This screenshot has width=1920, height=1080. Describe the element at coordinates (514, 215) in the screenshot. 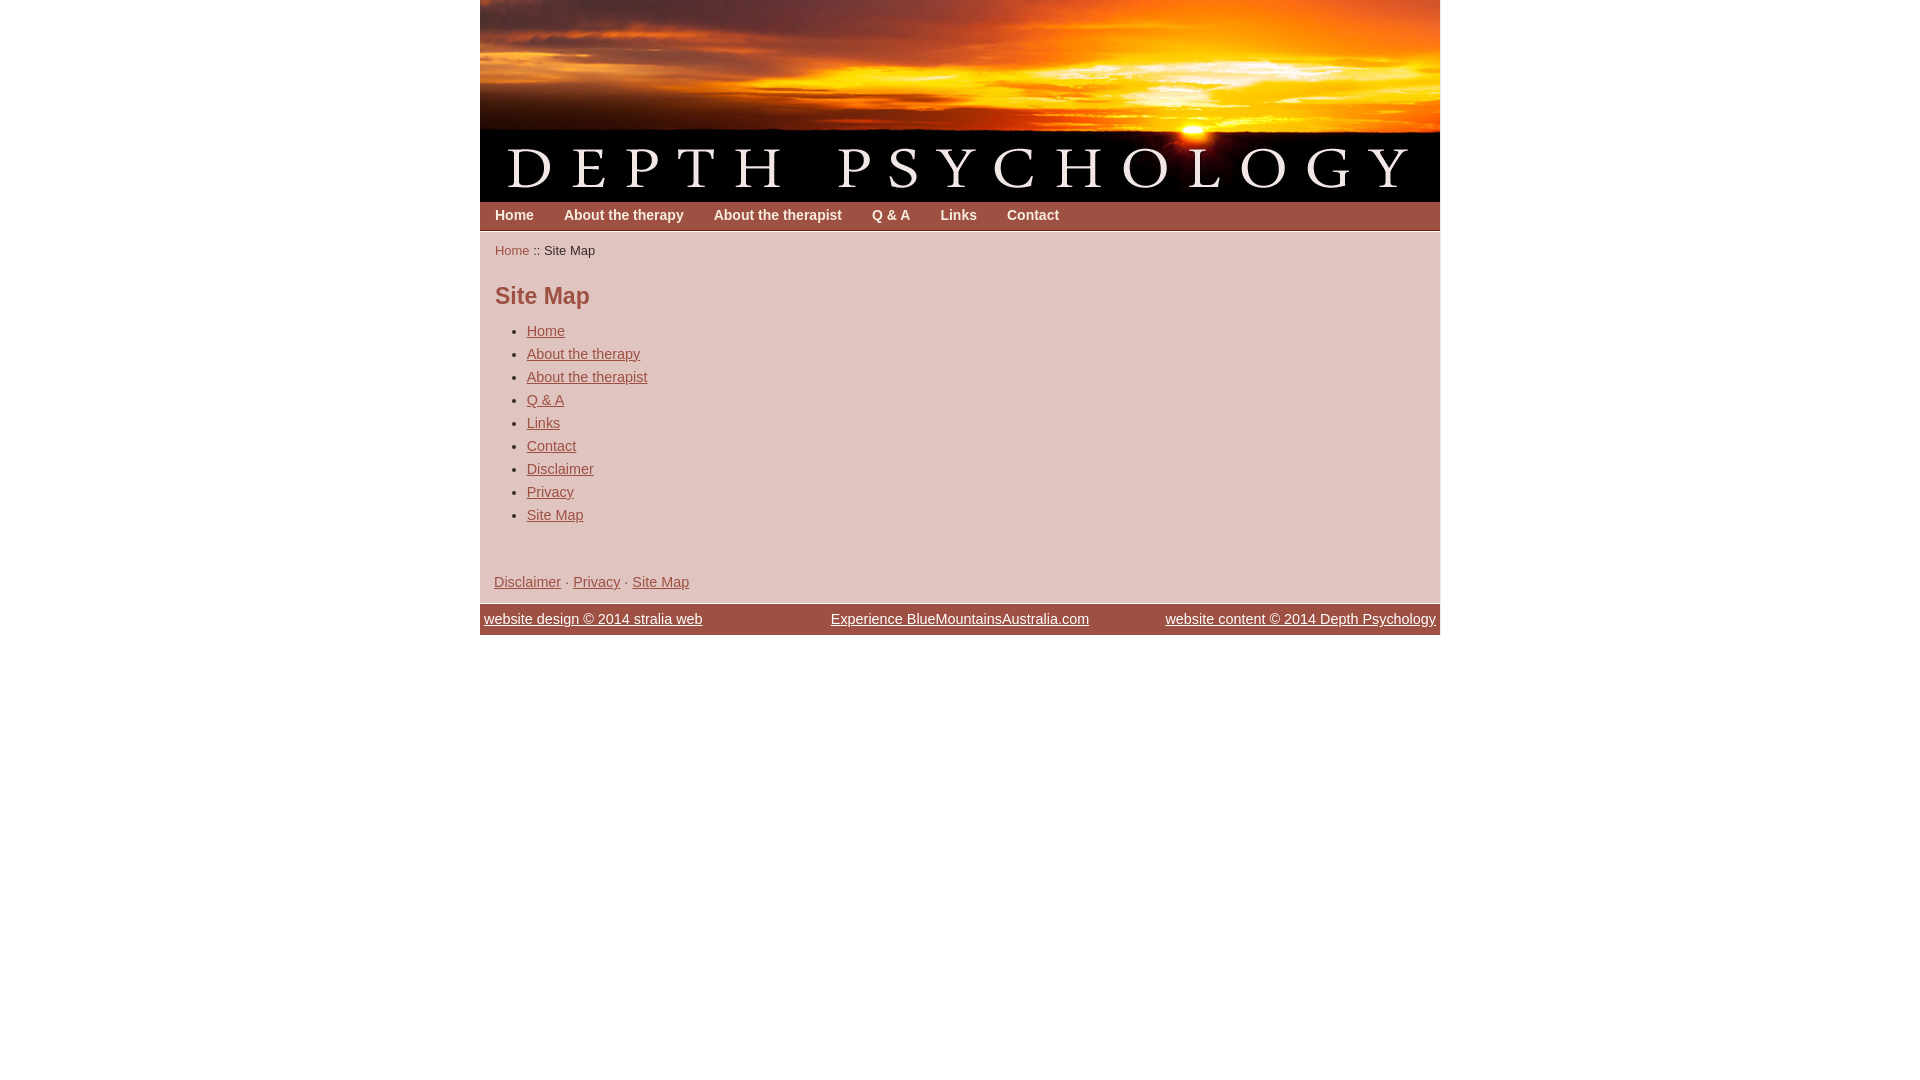

I see `'Home'` at that location.